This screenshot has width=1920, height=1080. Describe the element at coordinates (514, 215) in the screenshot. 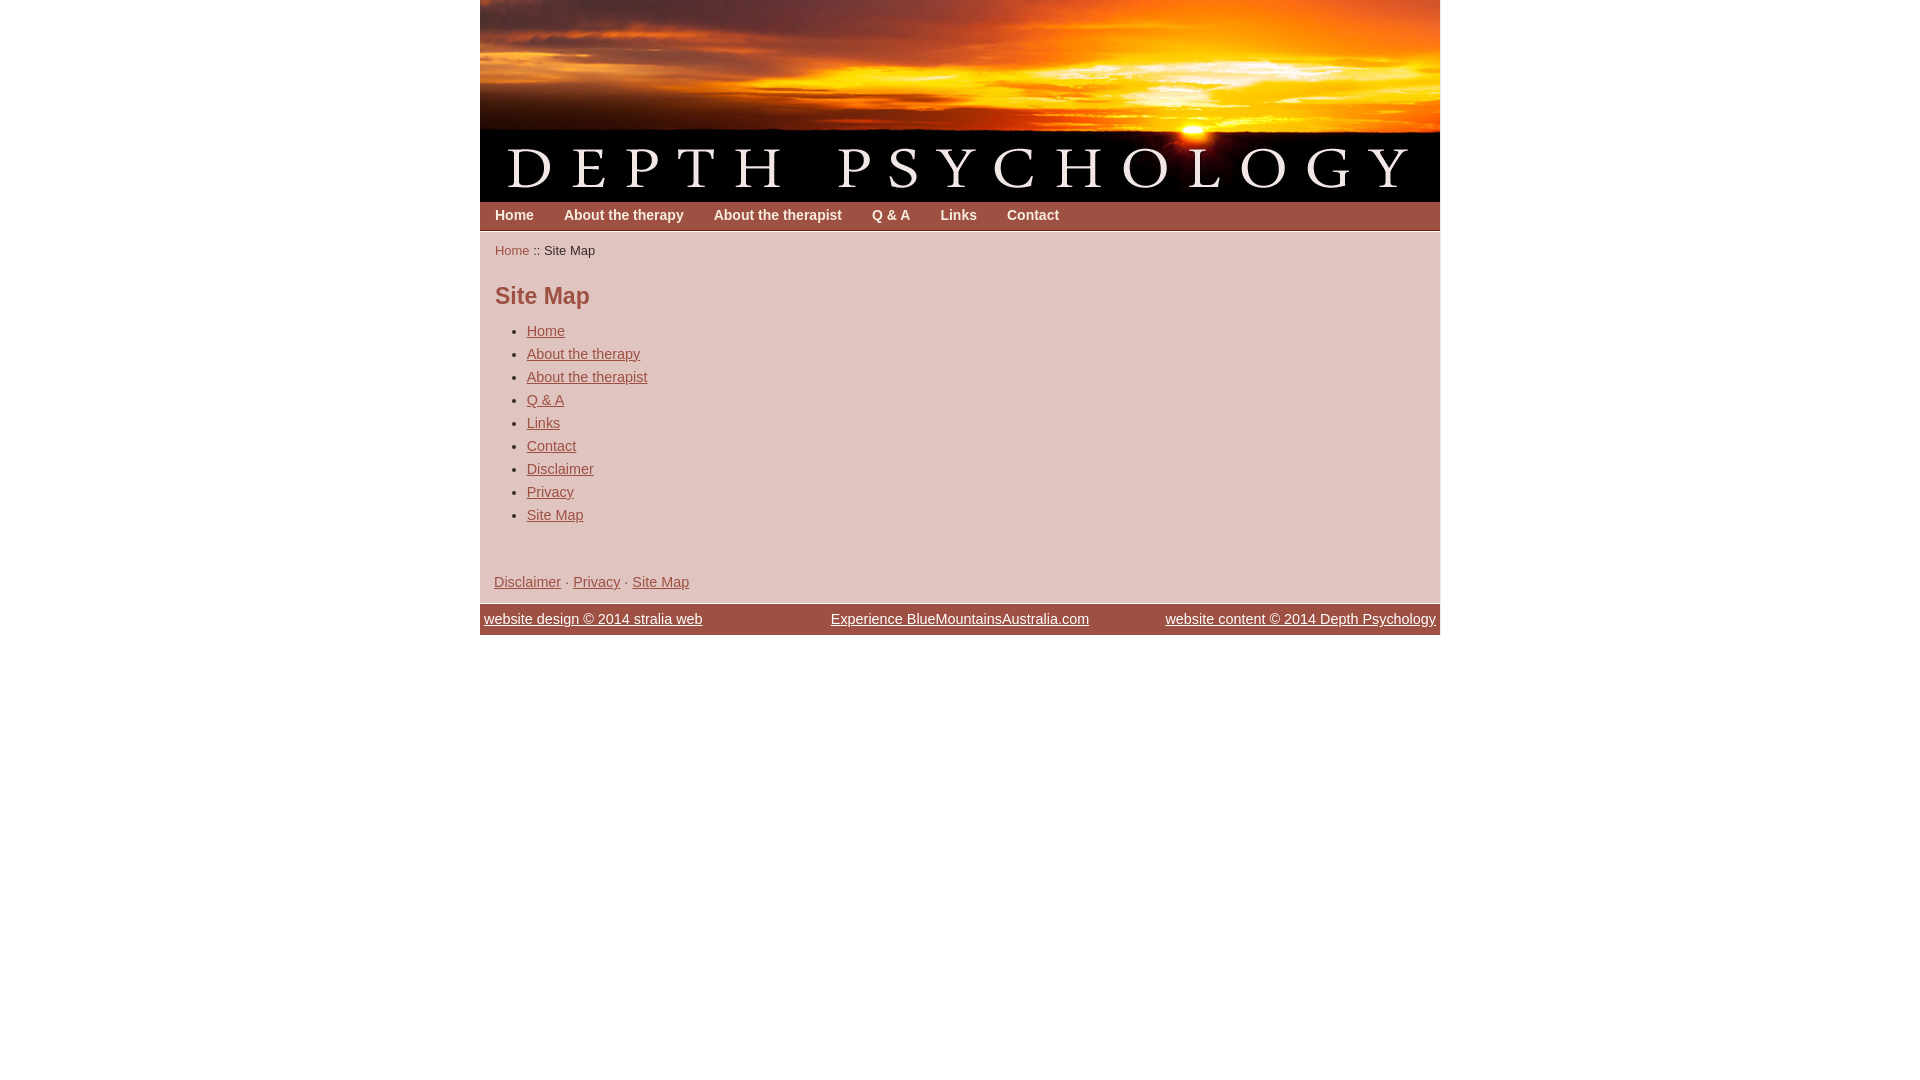

I see `'Home'` at that location.